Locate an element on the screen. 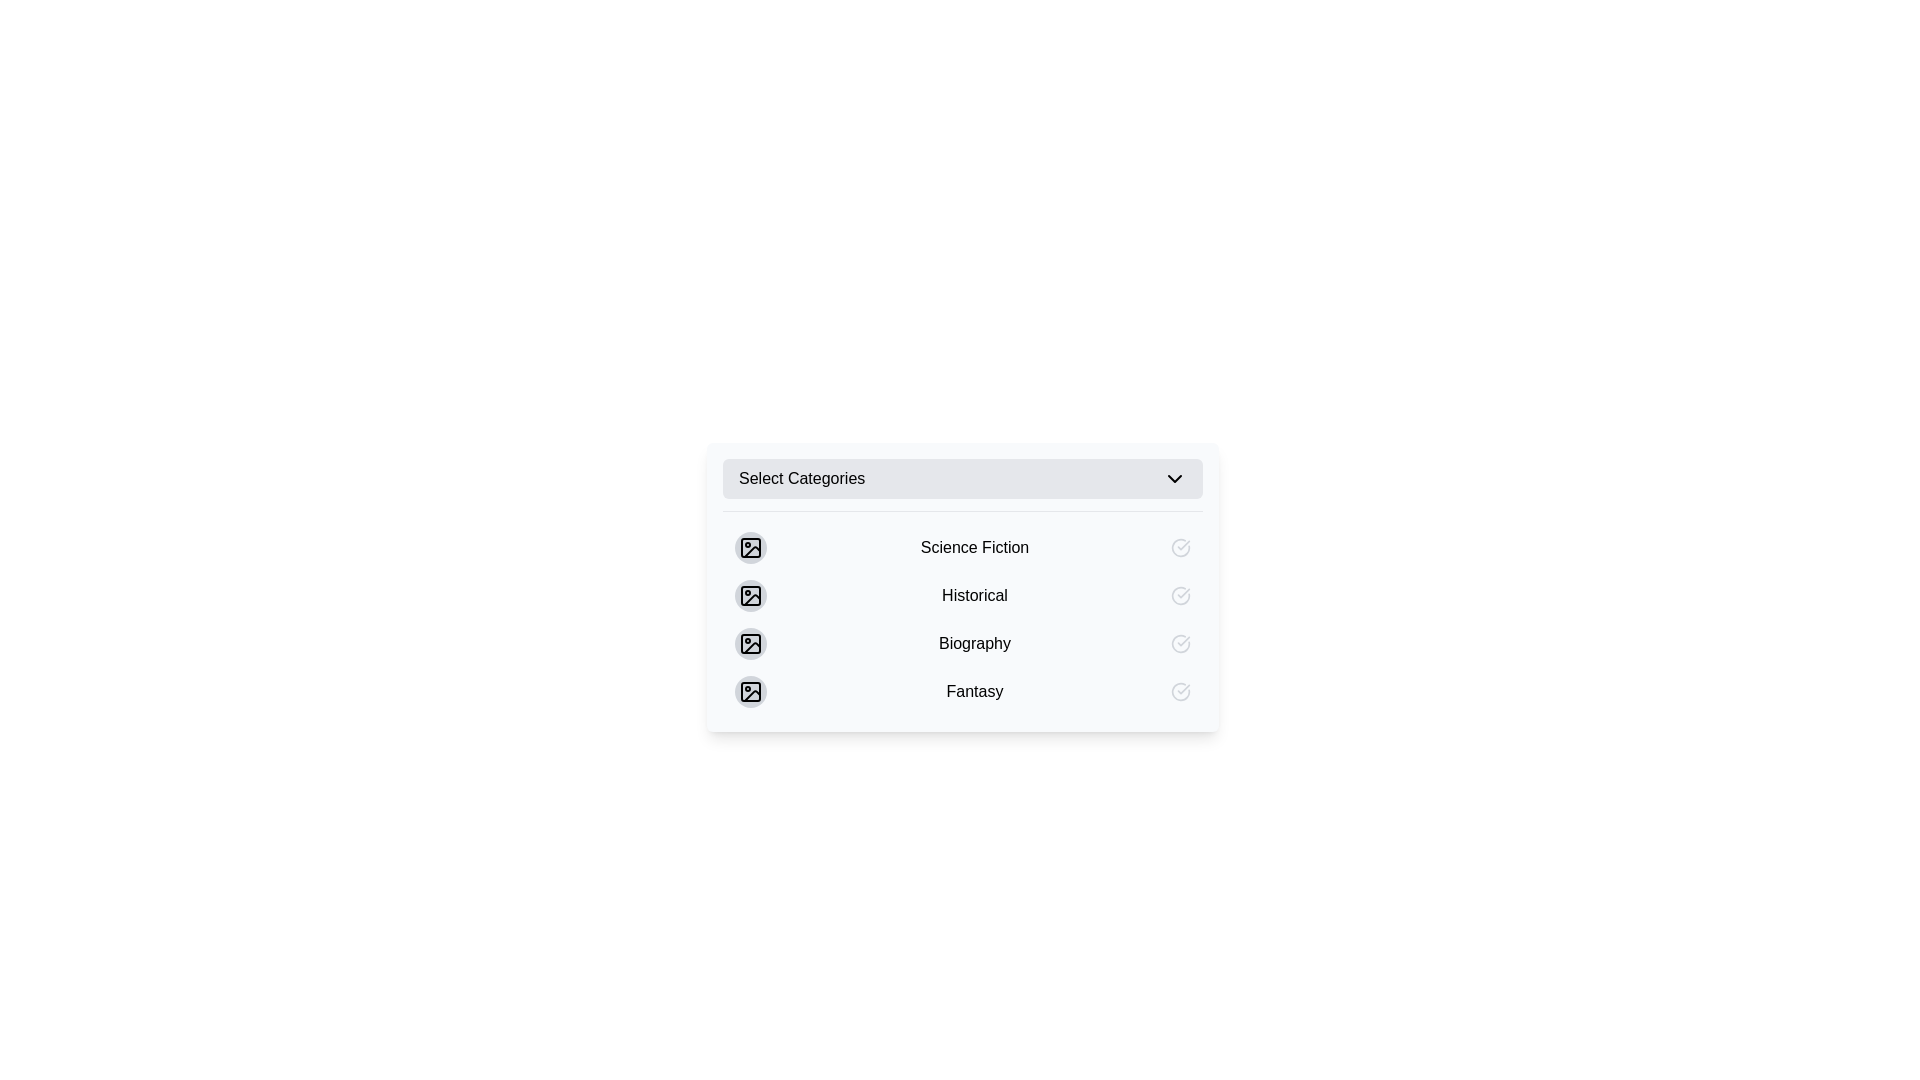 The image size is (1920, 1080). the Checkmark icon representing the selection state of the 'Biography' category is located at coordinates (1180, 644).